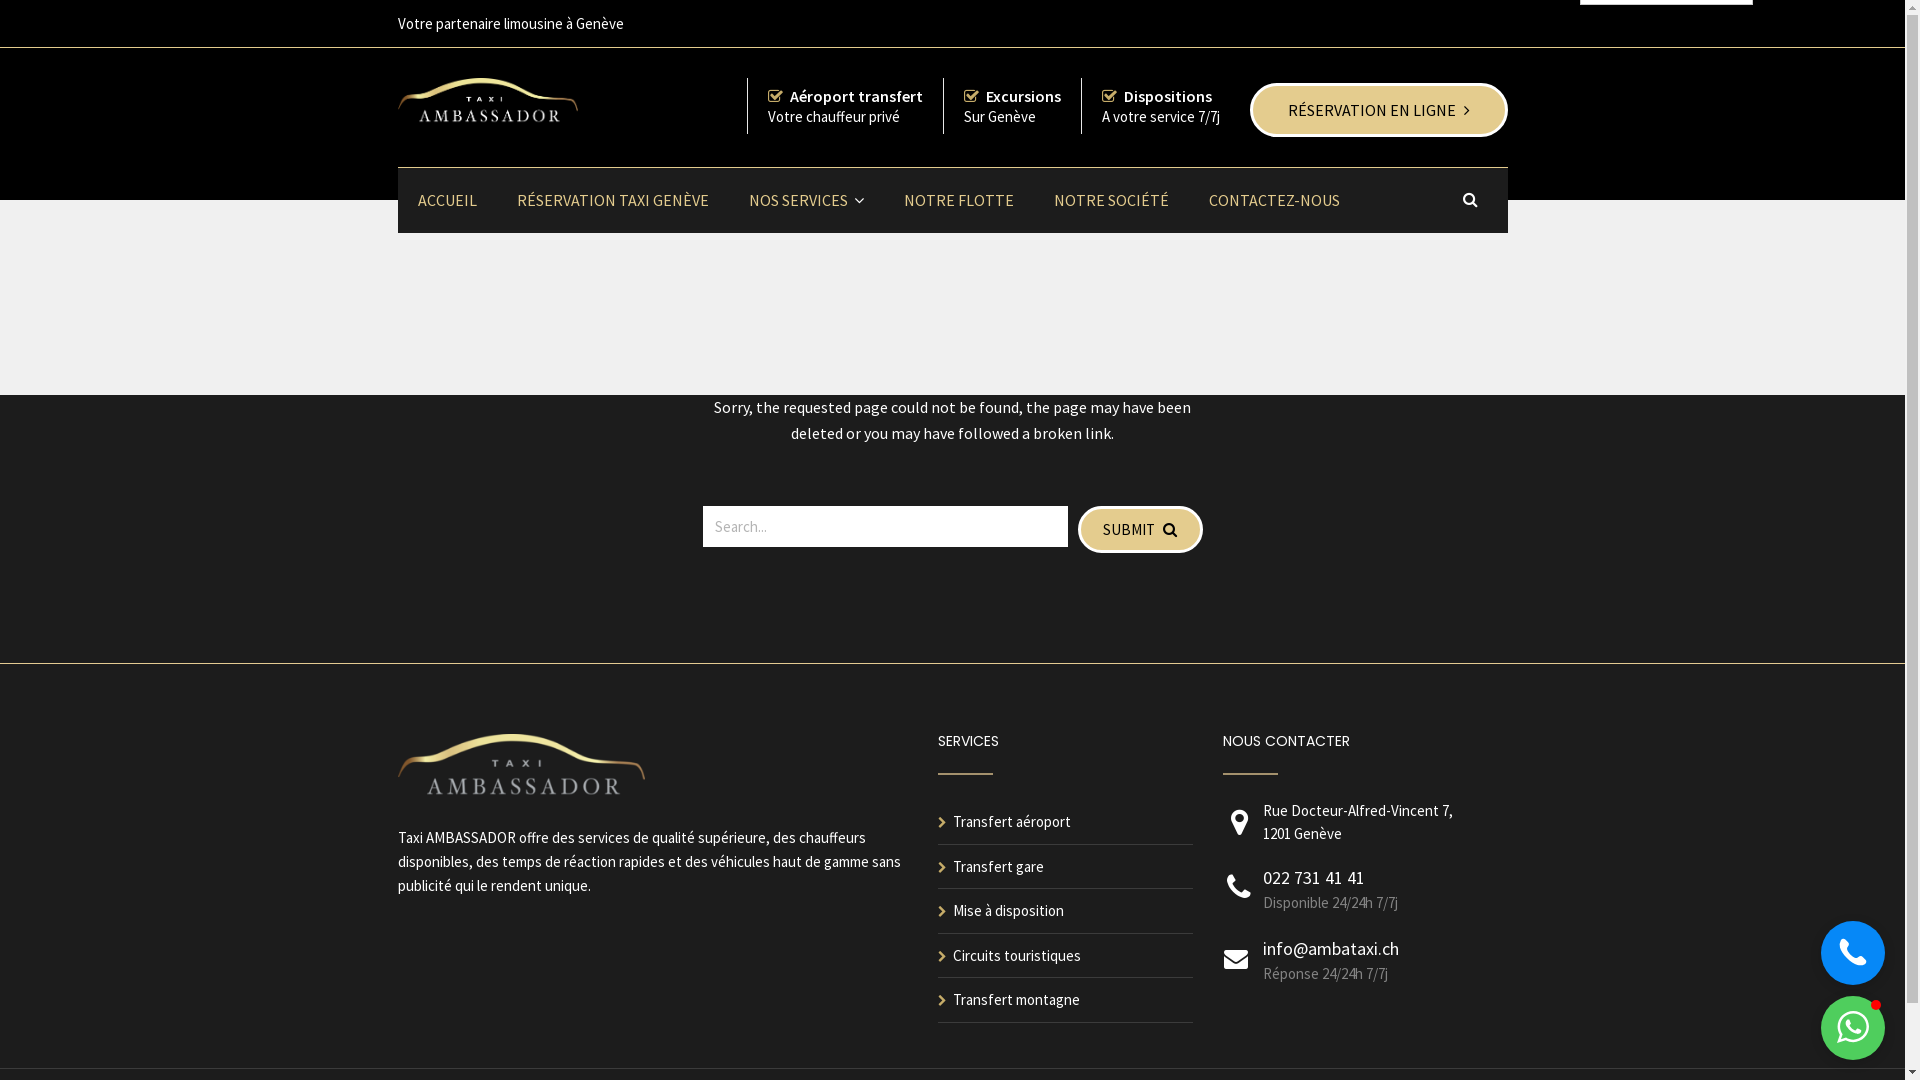 This screenshot has height=1080, width=1920. Describe the element at coordinates (1272, 200) in the screenshot. I see `'CONTACTEZ-NOUS'` at that location.